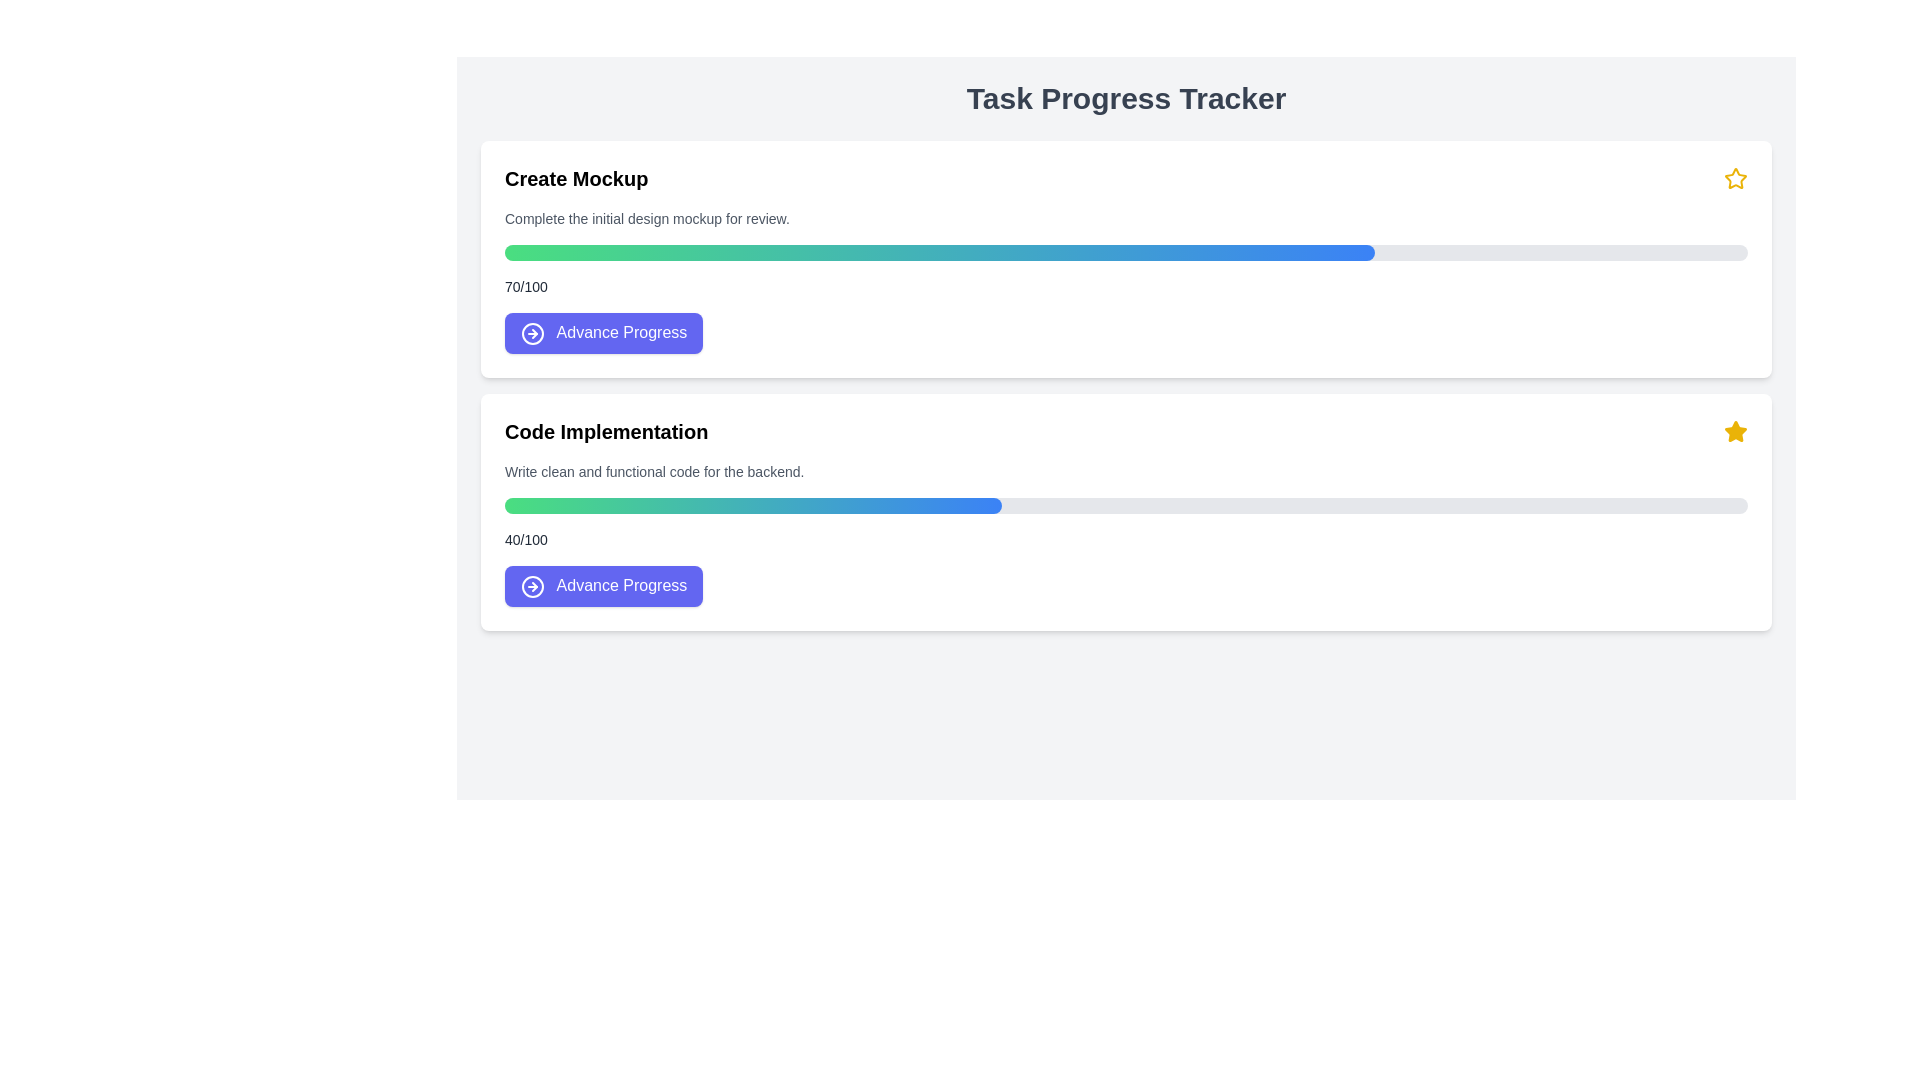 This screenshot has width=1920, height=1080. Describe the element at coordinates (939, 252) in the screenshot. I see `the left portion of the progress bar segment in the 'Create Mockup' section, which visually represents 70% of the total width` at that location.